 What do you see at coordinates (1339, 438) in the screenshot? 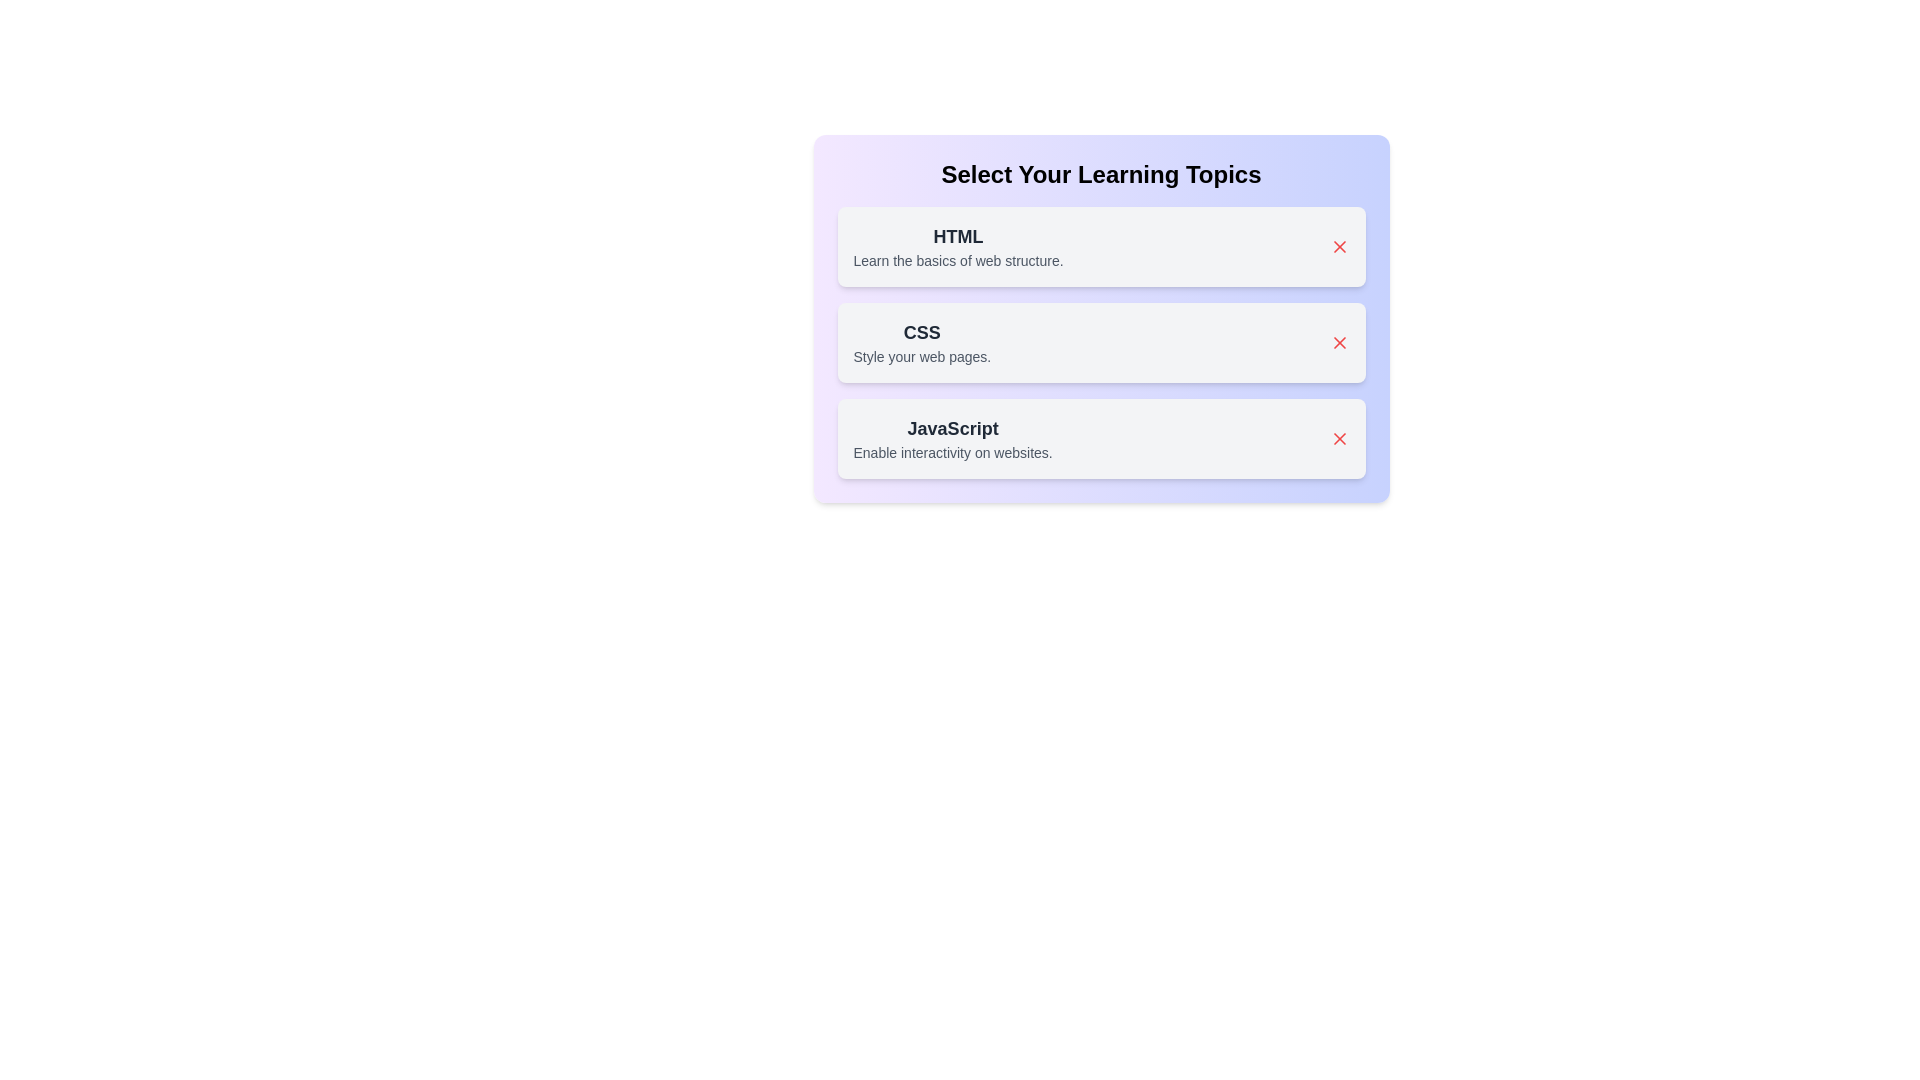
I see `red X button to remove the topic JavaScript` at bounding box center [1339, 438].